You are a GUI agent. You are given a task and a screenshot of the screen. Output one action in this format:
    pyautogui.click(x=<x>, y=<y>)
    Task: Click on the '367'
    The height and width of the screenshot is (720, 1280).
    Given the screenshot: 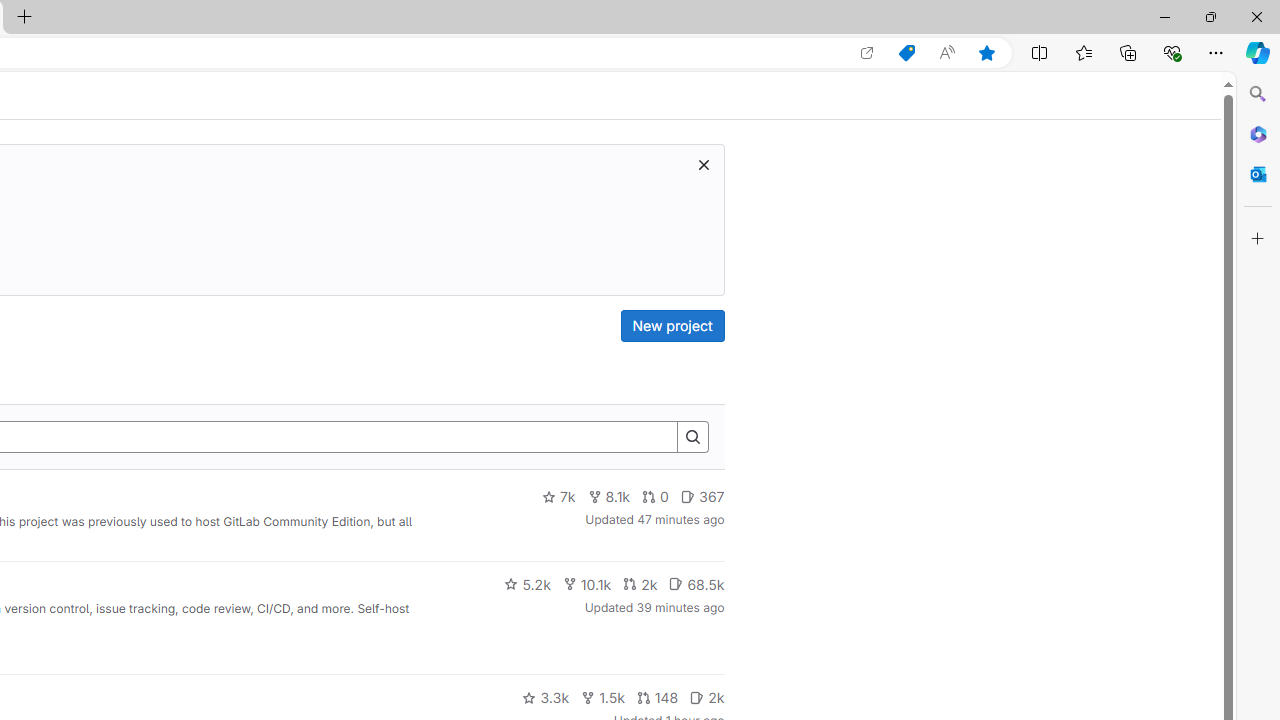 What is the action you would take?
    pyautogui.click(x=702, y=496)
    